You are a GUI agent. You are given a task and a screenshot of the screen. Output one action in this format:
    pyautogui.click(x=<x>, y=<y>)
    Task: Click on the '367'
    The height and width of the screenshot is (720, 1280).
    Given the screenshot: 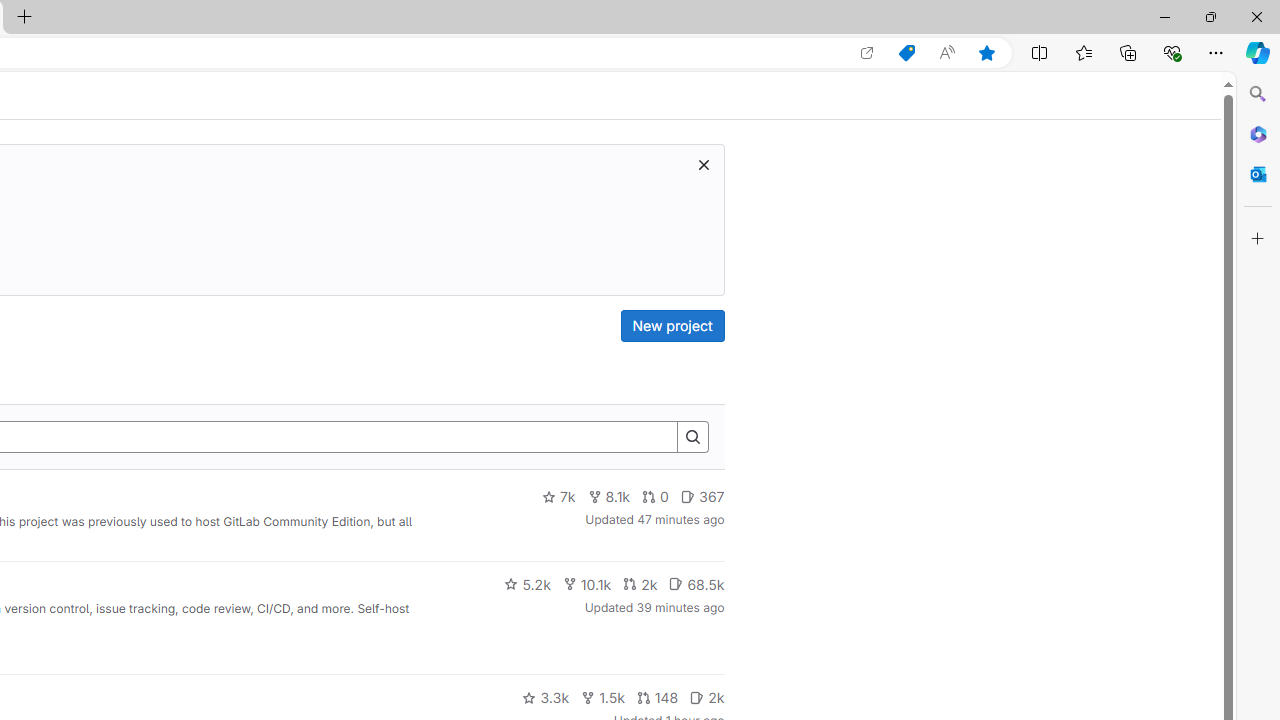 What is the action you would take?
    pyautogui.click(x=702, y=496)
    